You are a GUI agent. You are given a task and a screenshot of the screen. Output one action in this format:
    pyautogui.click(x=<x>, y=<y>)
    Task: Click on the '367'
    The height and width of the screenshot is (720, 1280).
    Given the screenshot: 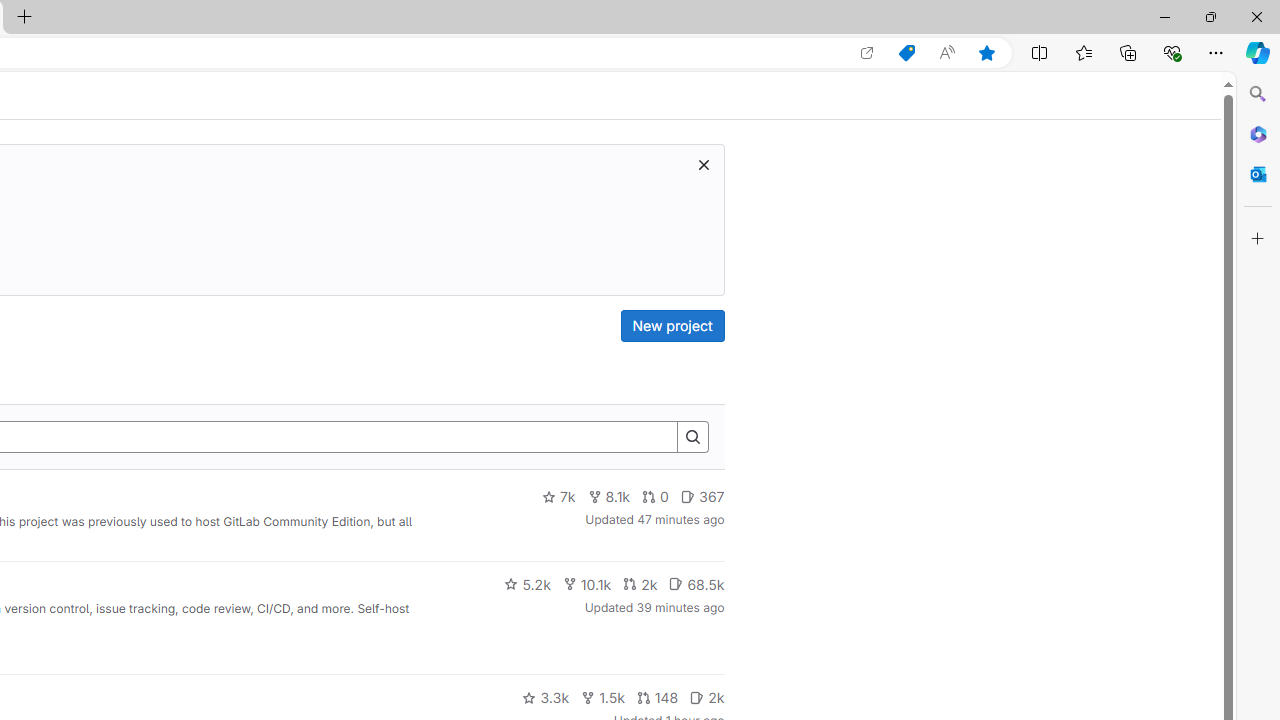 What is the action you would take?
    pyautogui.click(x=702, y=496)
    